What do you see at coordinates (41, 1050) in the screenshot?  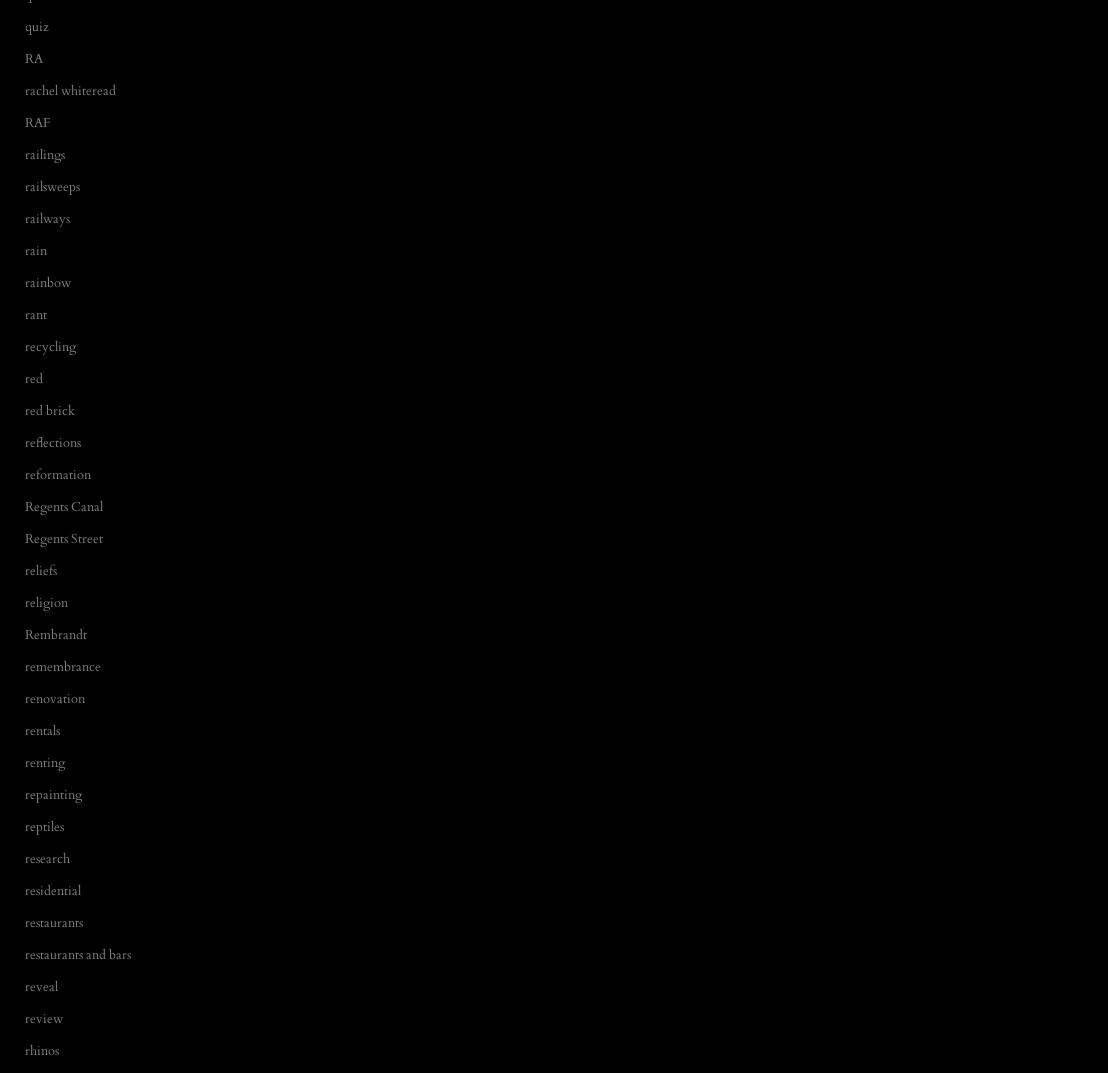 I see `'rhinos'` at bounding box center [41, 1050].